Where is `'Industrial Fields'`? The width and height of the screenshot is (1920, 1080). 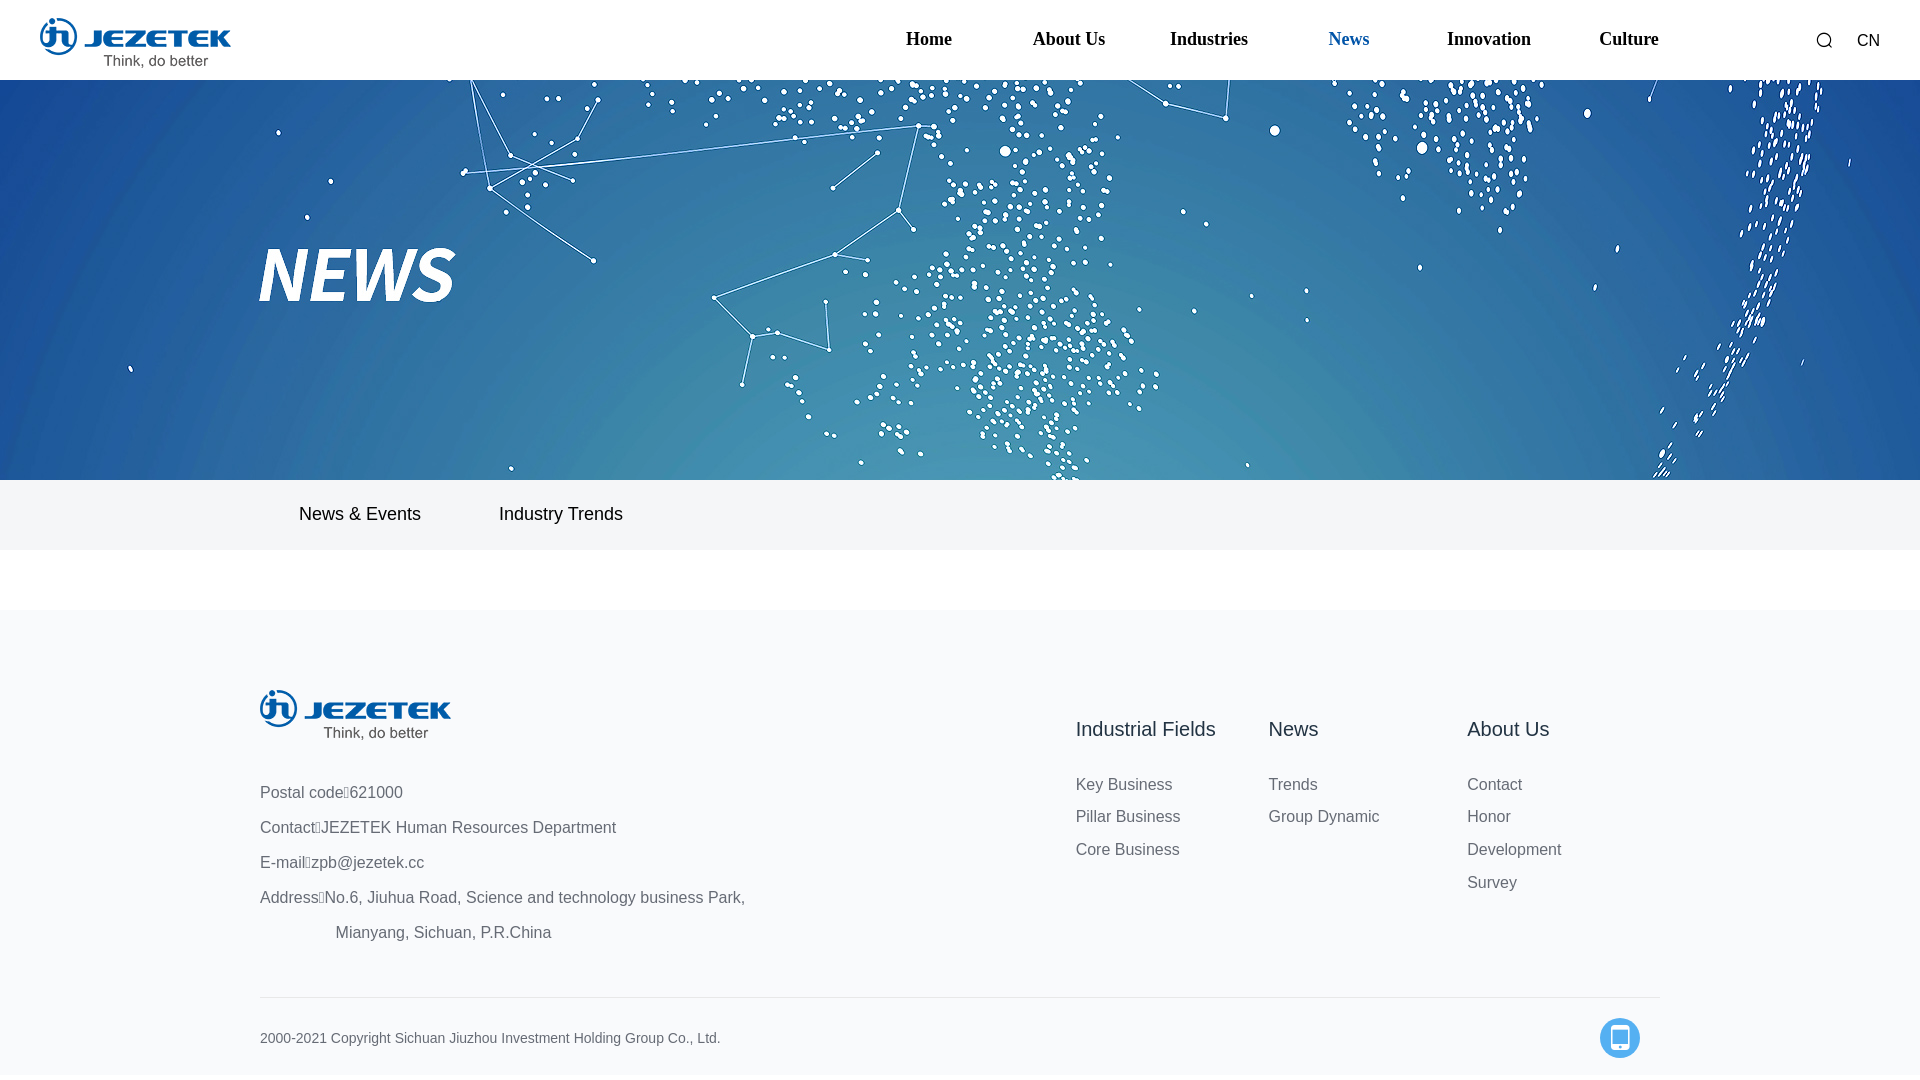 'Industrial Fields' is located at coordinates (1146, 729).